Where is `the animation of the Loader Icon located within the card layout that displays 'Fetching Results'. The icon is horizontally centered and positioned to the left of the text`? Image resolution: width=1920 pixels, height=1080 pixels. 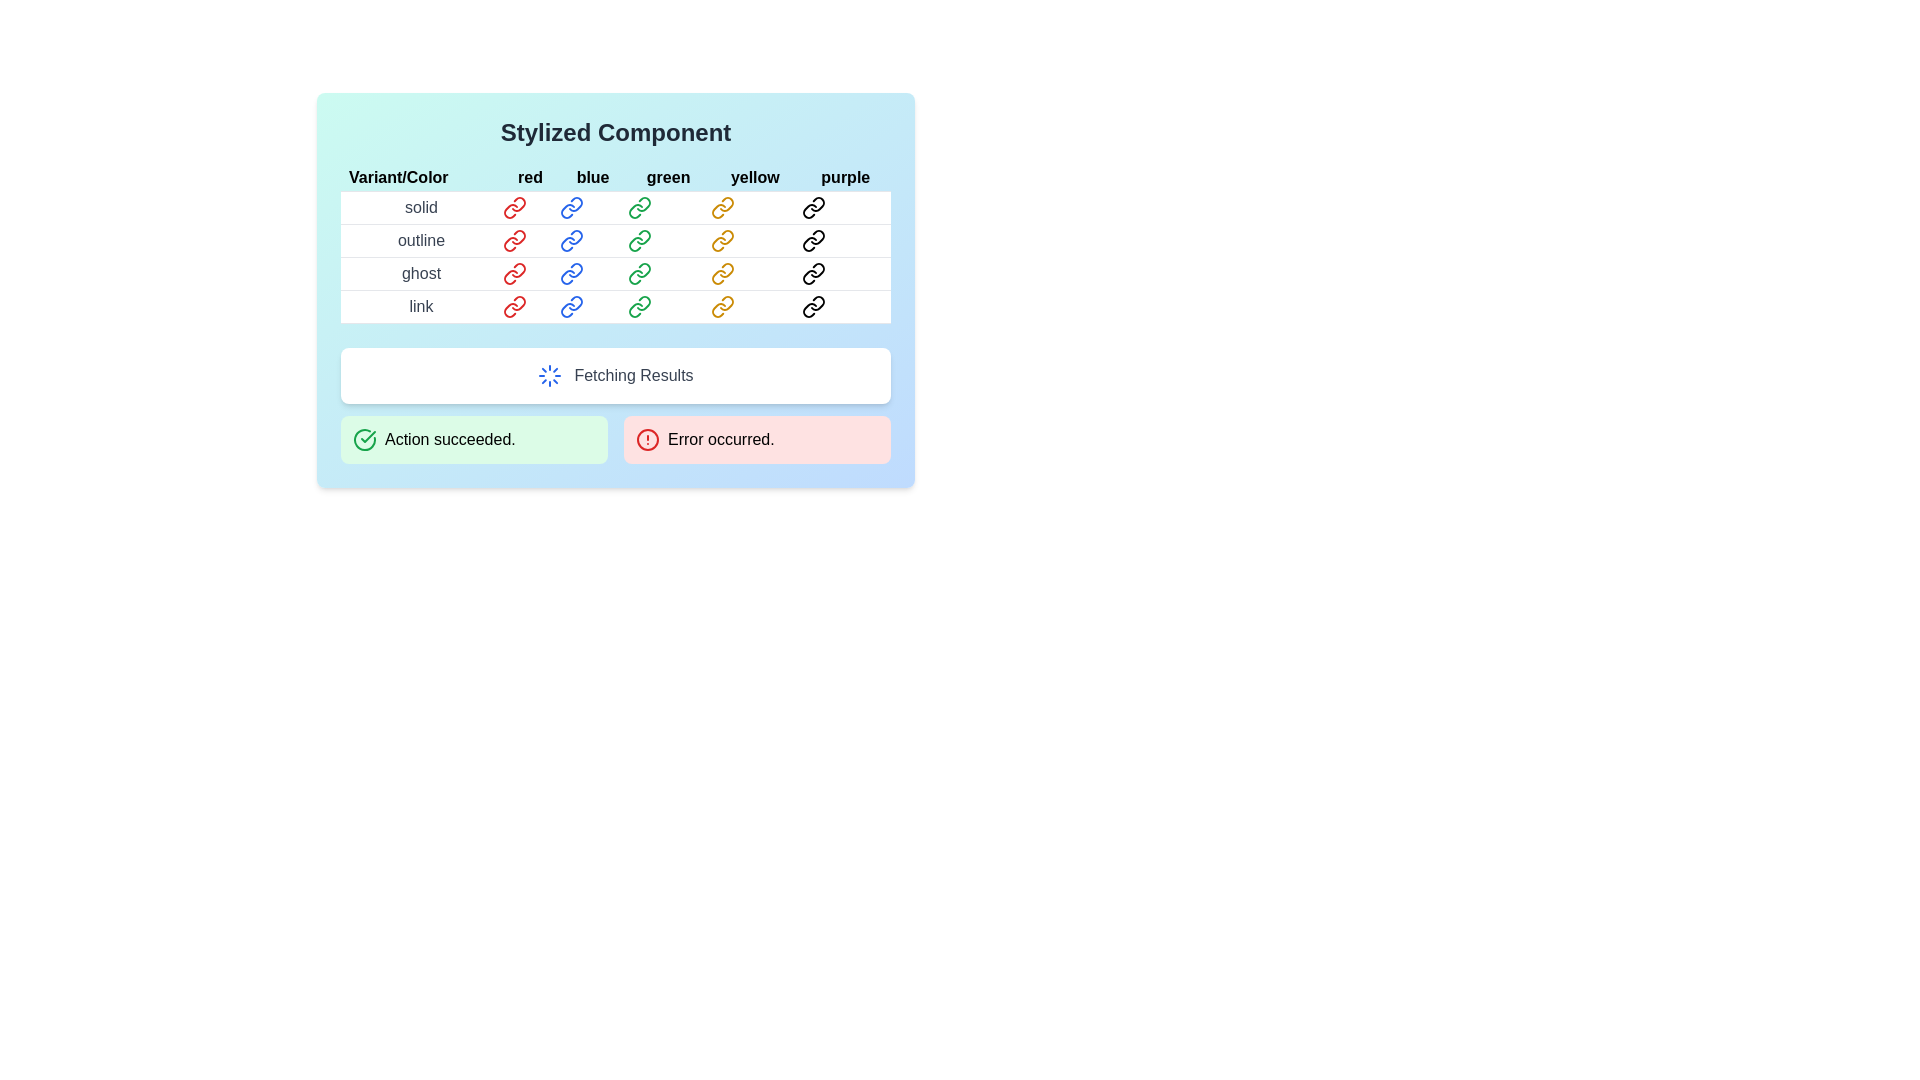
the animation of the Loader Icon located within the card layout that displays 'Fetching Results'. The icon is horizontally centered and positioned to the left of the text is located at coordinates (550, 375).